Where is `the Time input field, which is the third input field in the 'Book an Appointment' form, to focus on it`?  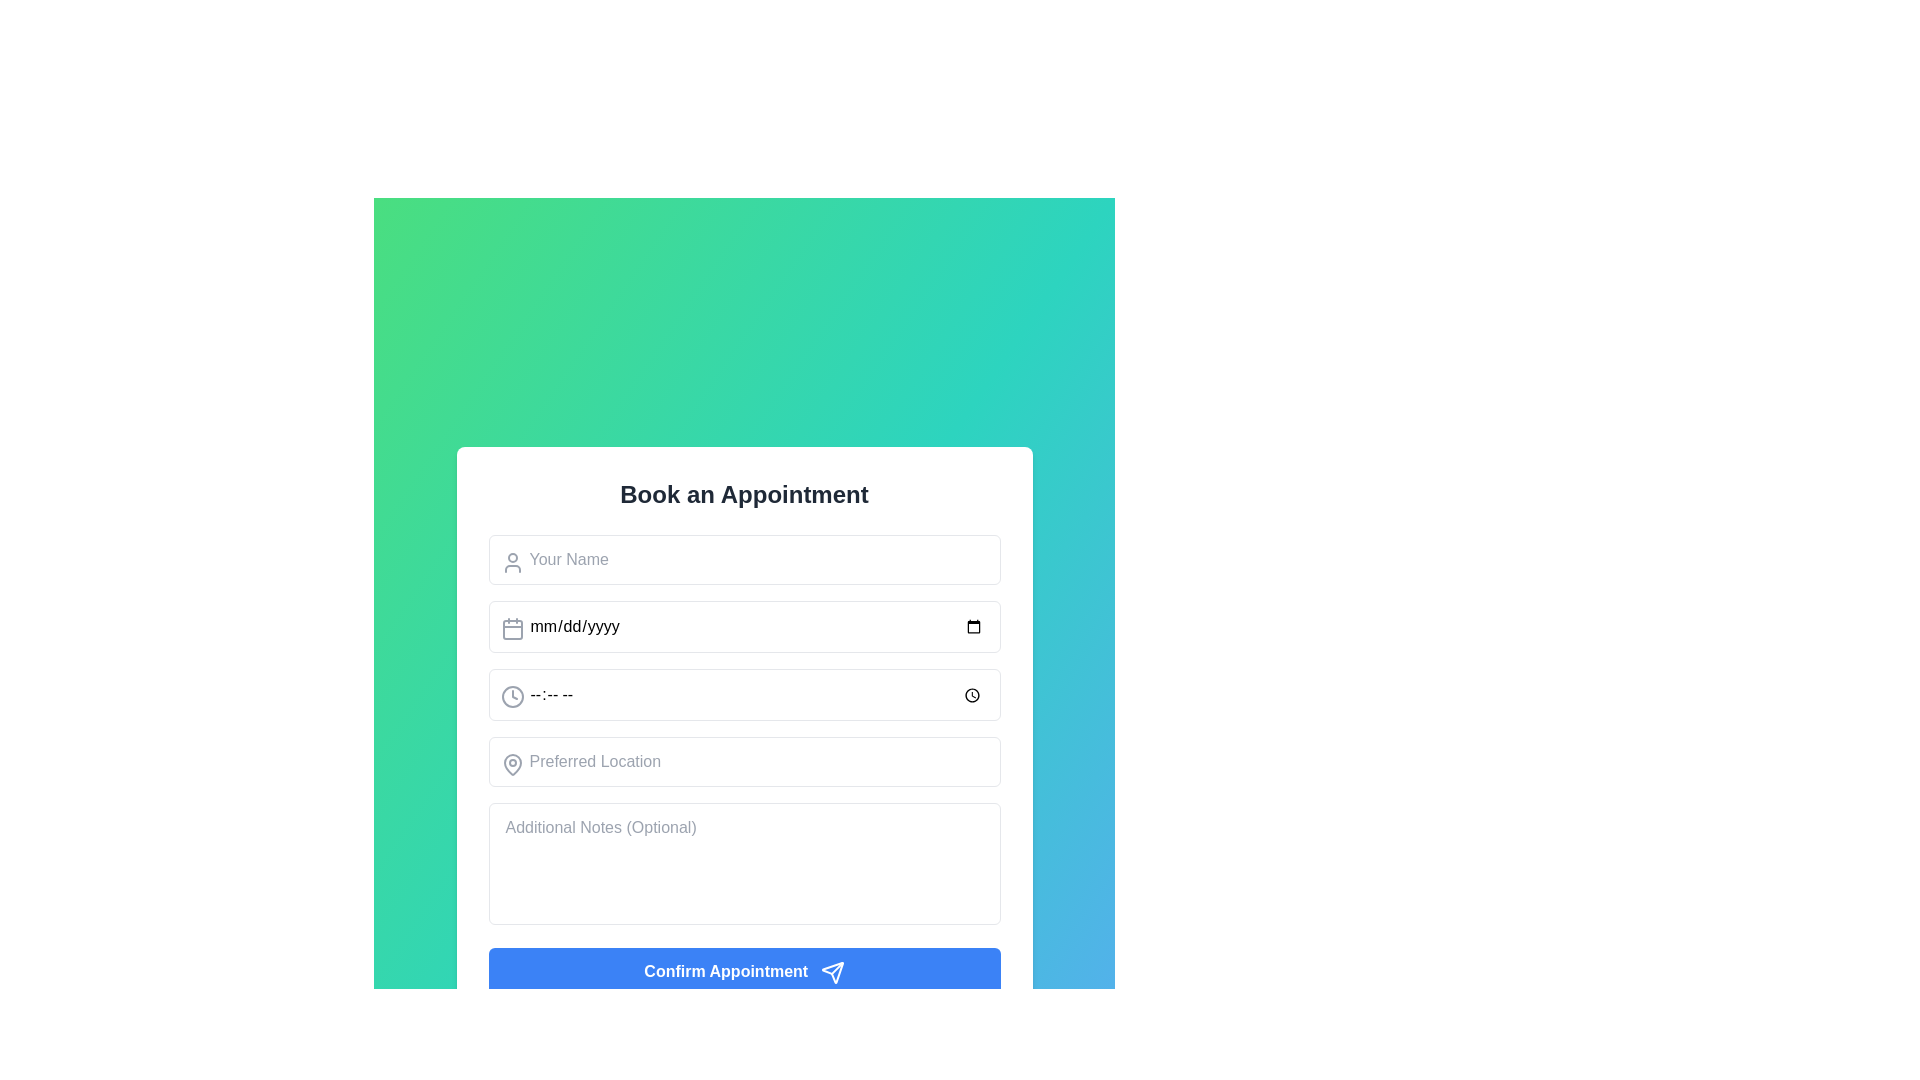 the Time input field, which is the third input field in the 'Book an Appointment' form, to focus on it is located at coordinates (743, 694).